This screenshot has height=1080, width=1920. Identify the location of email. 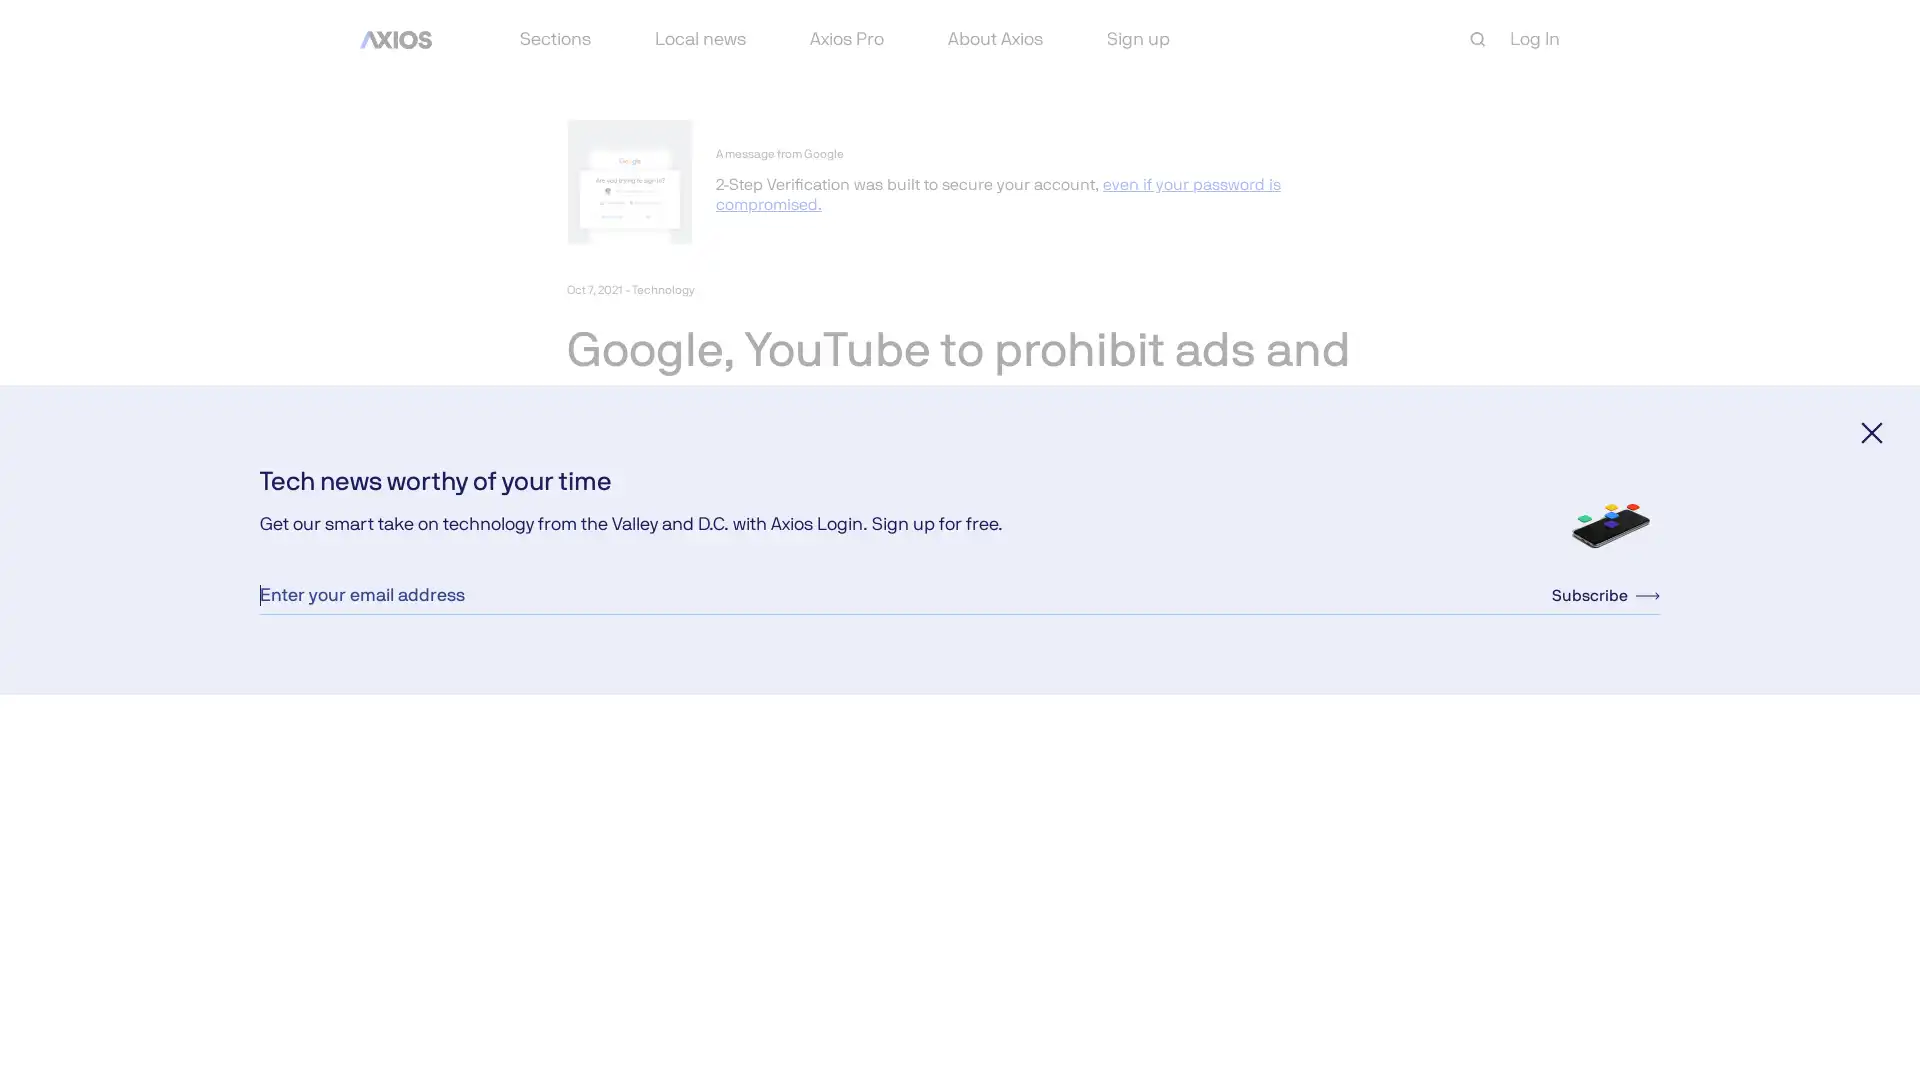
(724, 603).